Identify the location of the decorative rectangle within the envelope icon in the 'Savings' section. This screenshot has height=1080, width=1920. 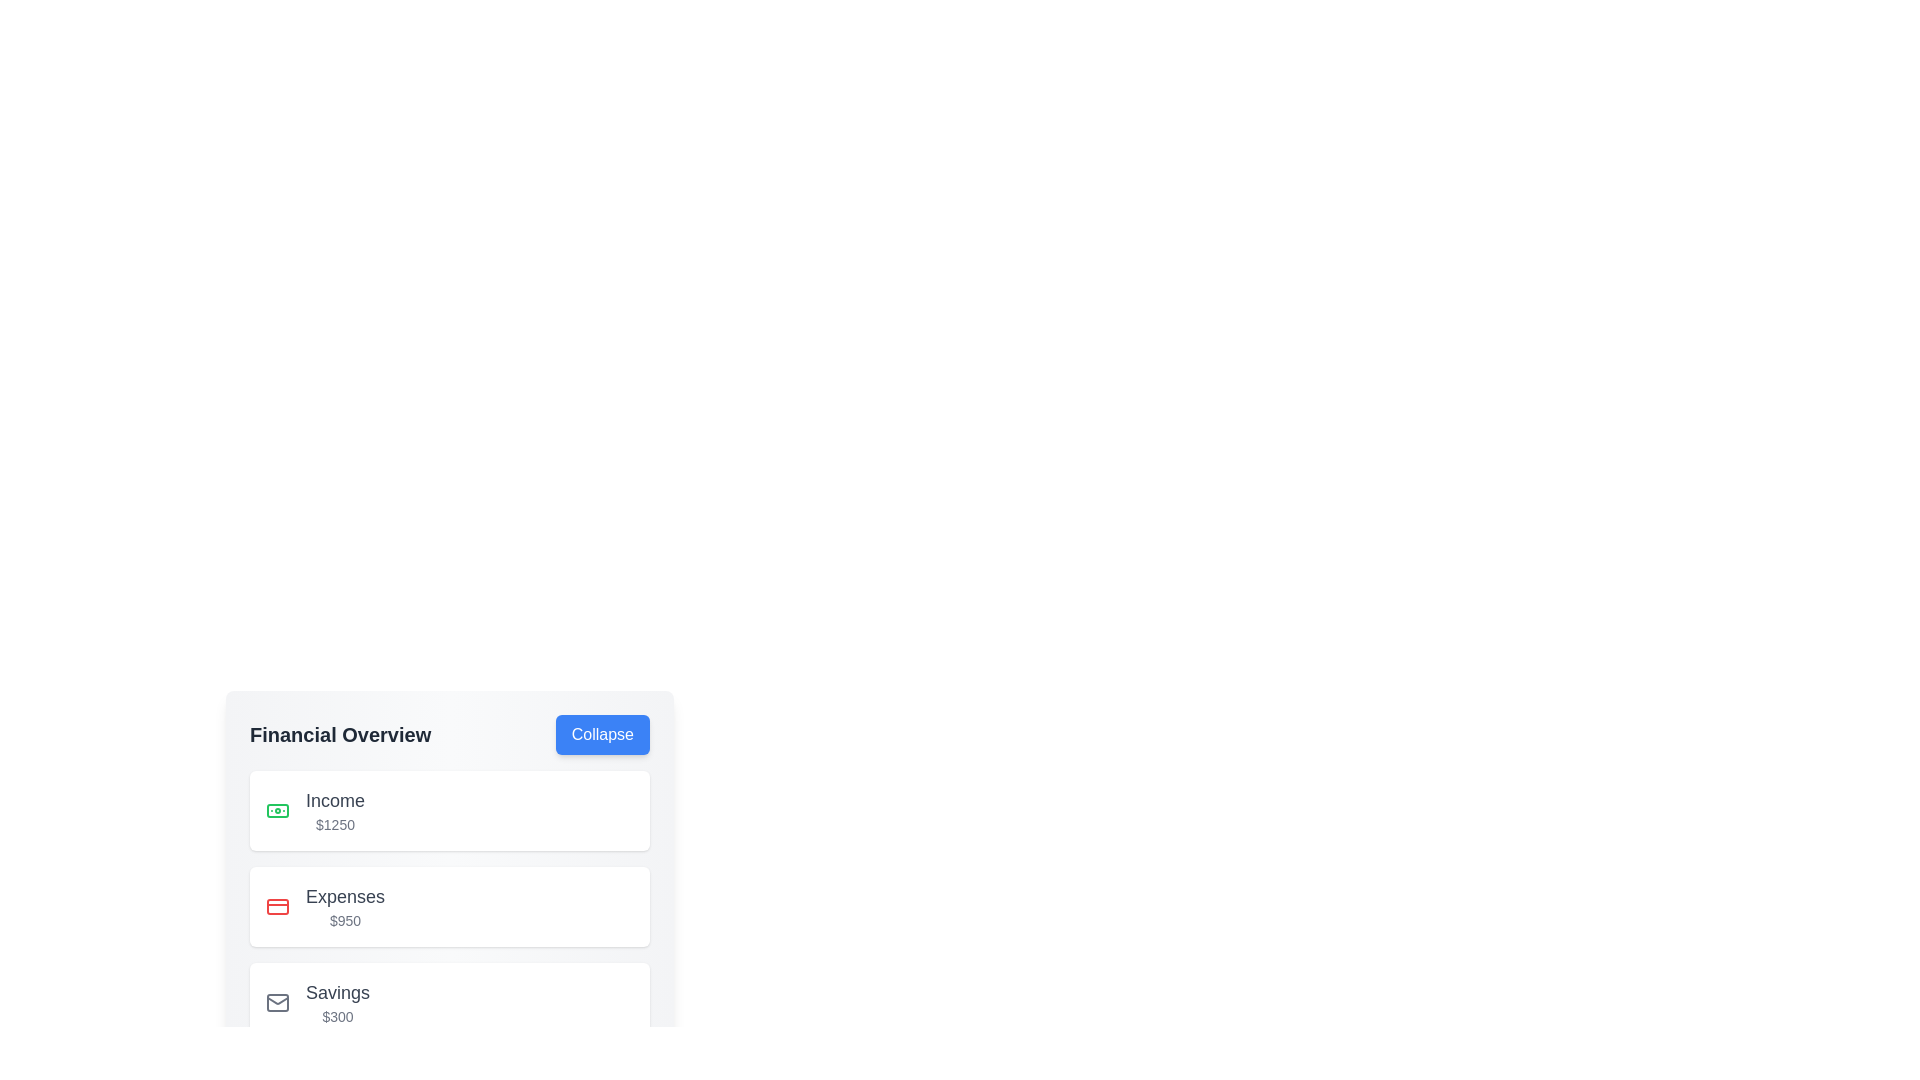
(277, 1002).